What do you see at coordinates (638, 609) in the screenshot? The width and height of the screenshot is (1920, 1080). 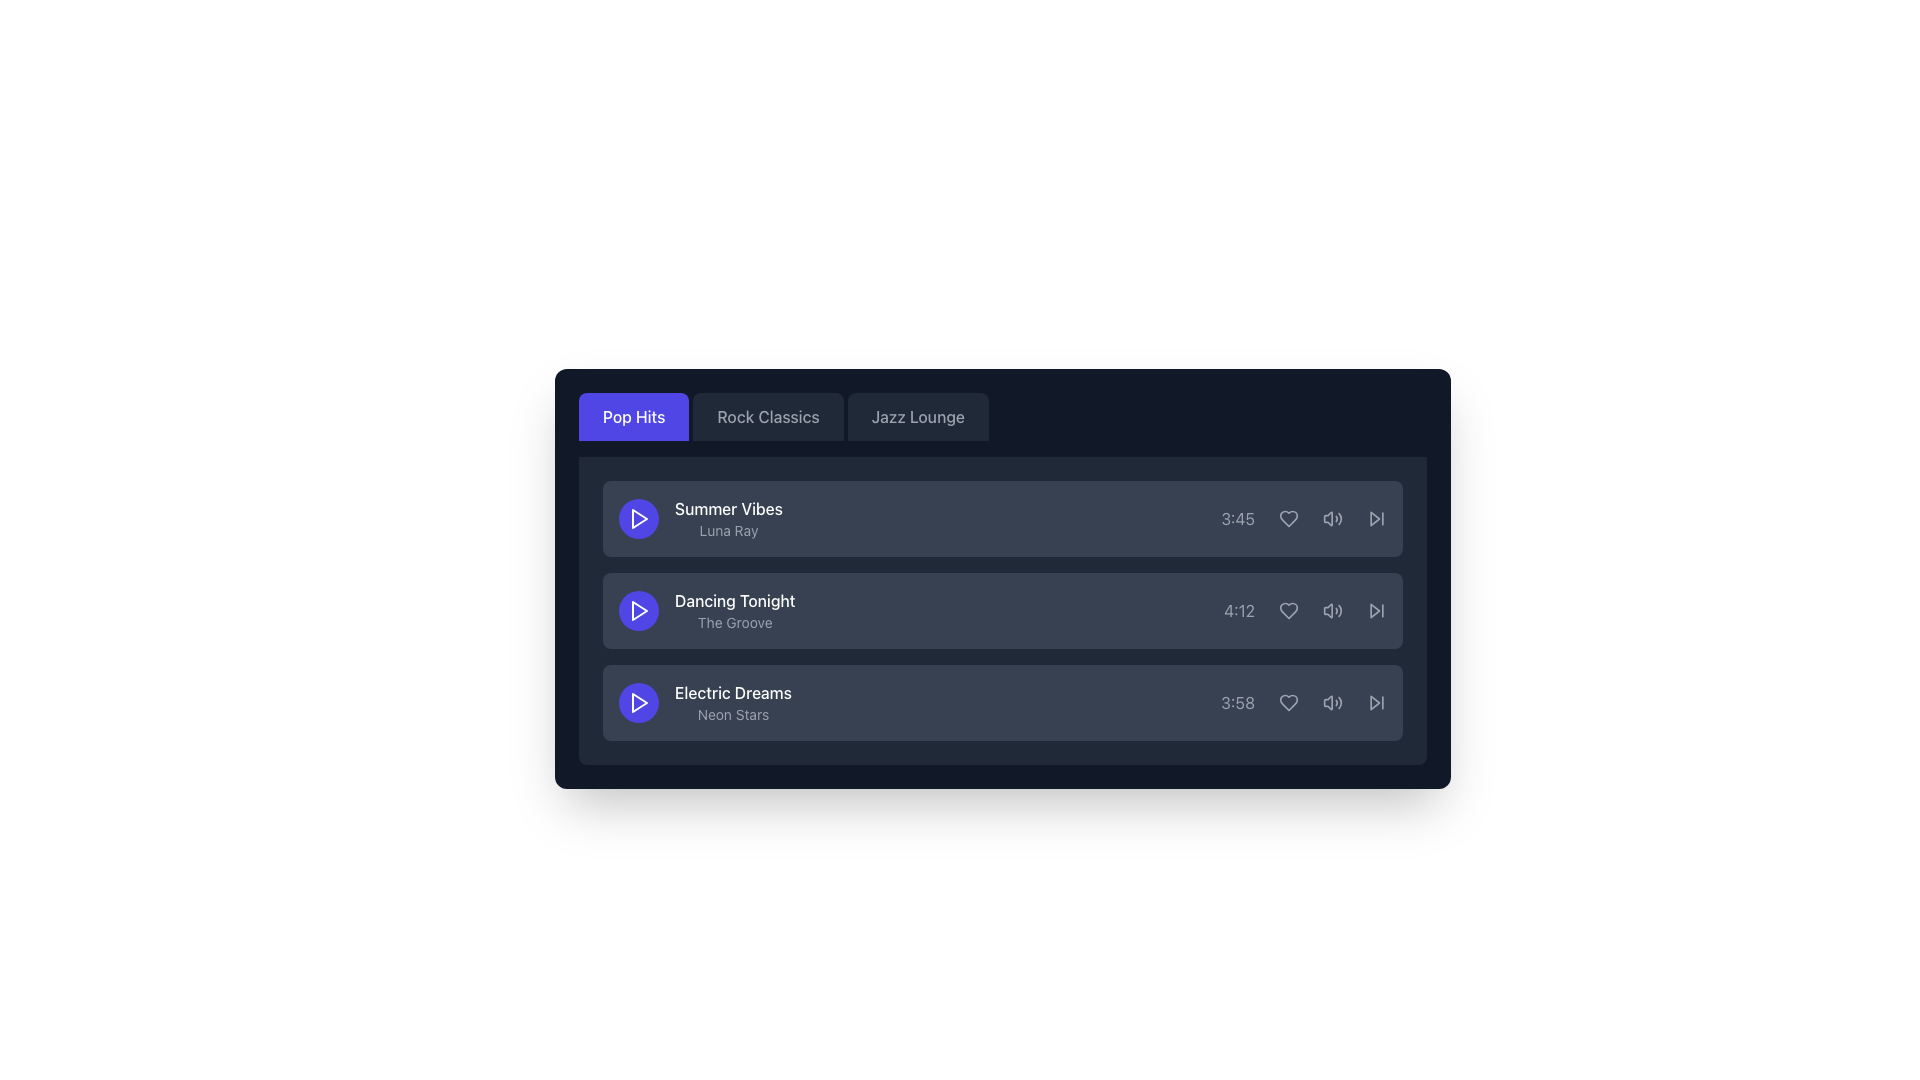 I see `the purple triangle-shaped play icon associated with the item titled 'Dancing Tonight' in the music list` at bounding box center [638, 609].